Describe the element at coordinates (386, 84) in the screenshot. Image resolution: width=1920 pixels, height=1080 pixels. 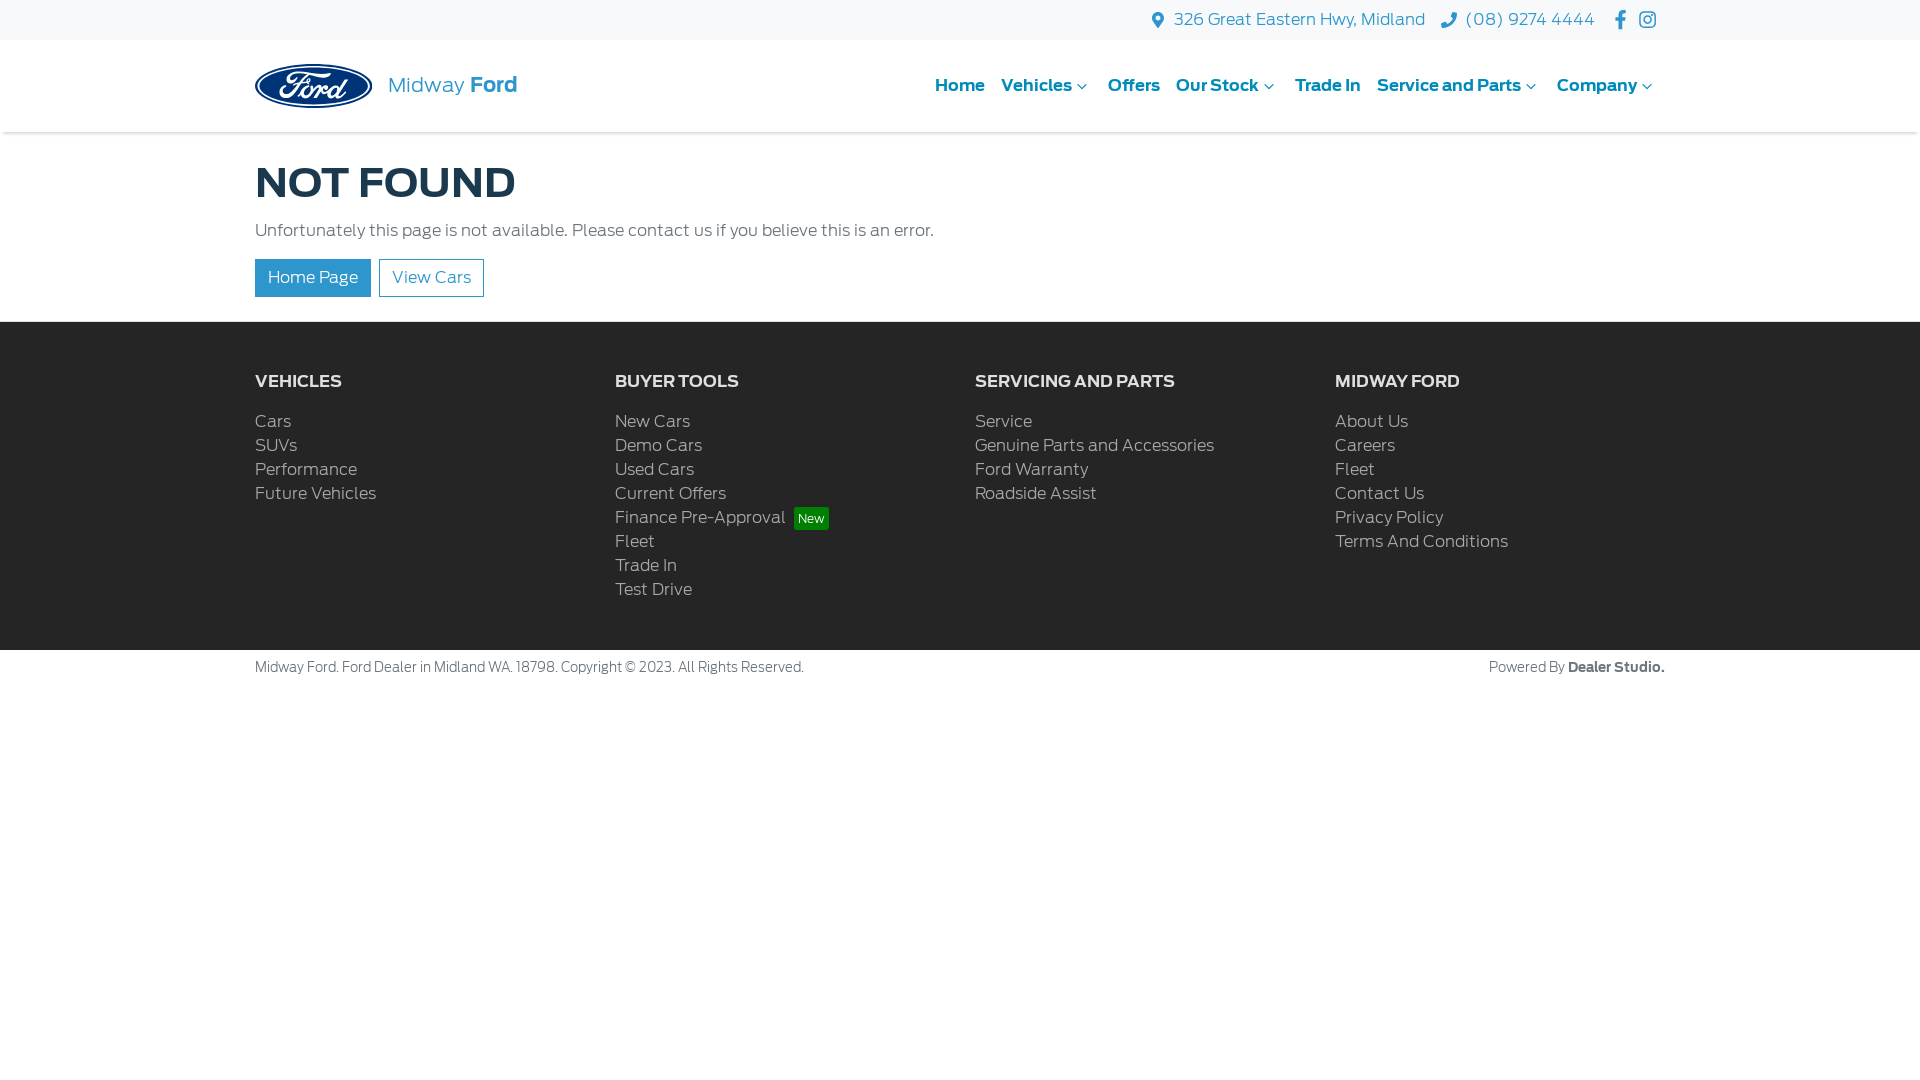
I see `'Midway Ford'` at that location.